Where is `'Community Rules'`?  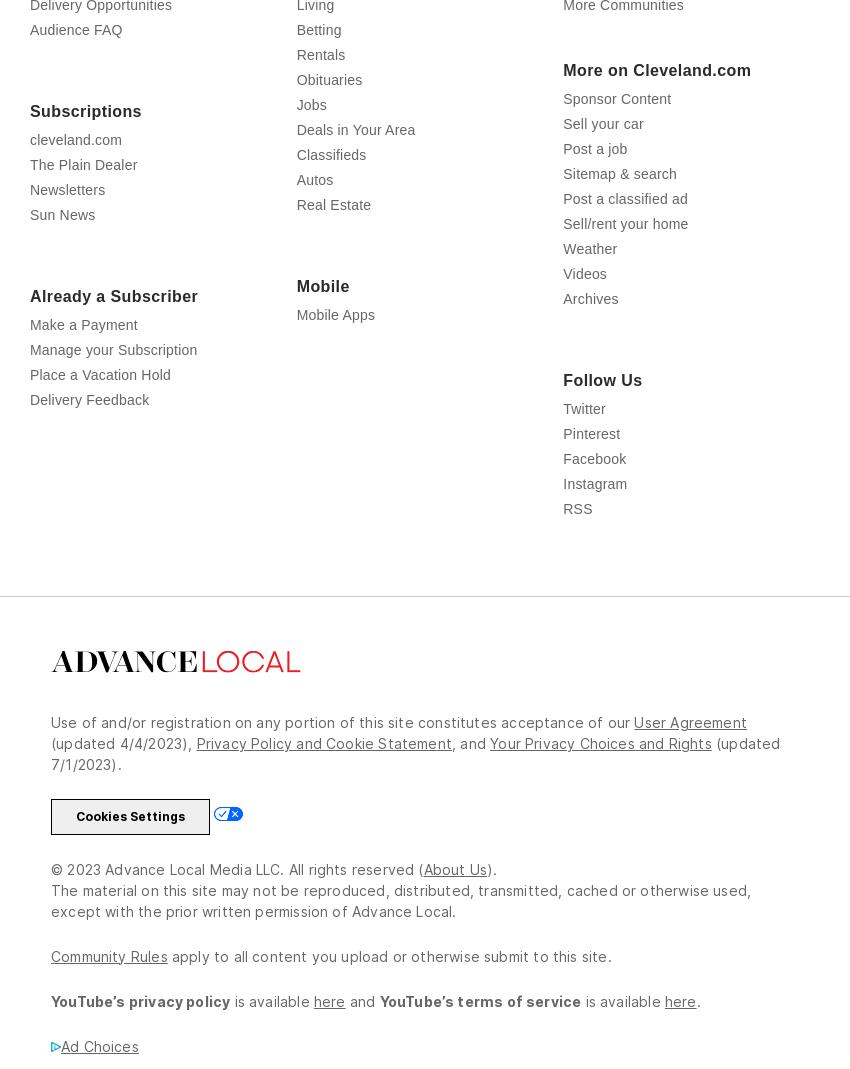 'Community Rules' is located at coordinates (107, 1000).